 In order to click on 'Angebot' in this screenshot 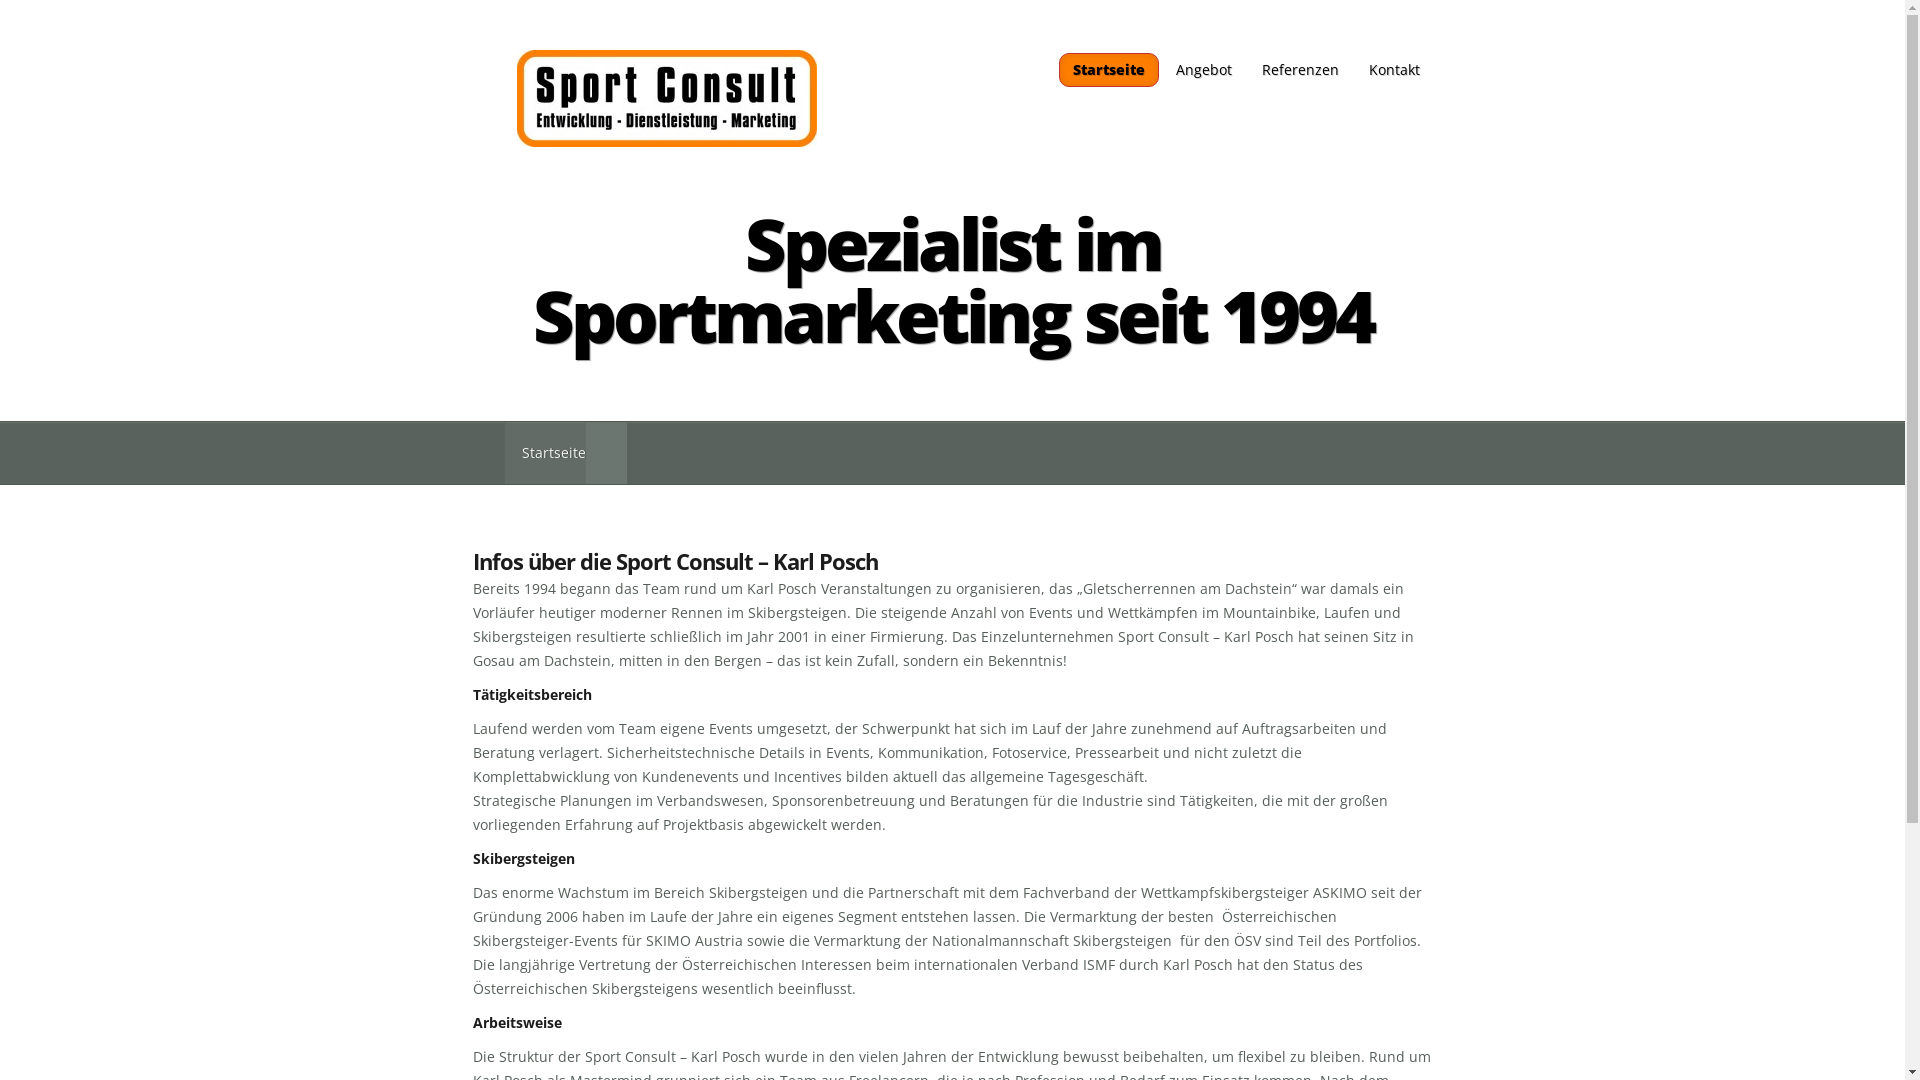, I will do `click(1202, 68)`.